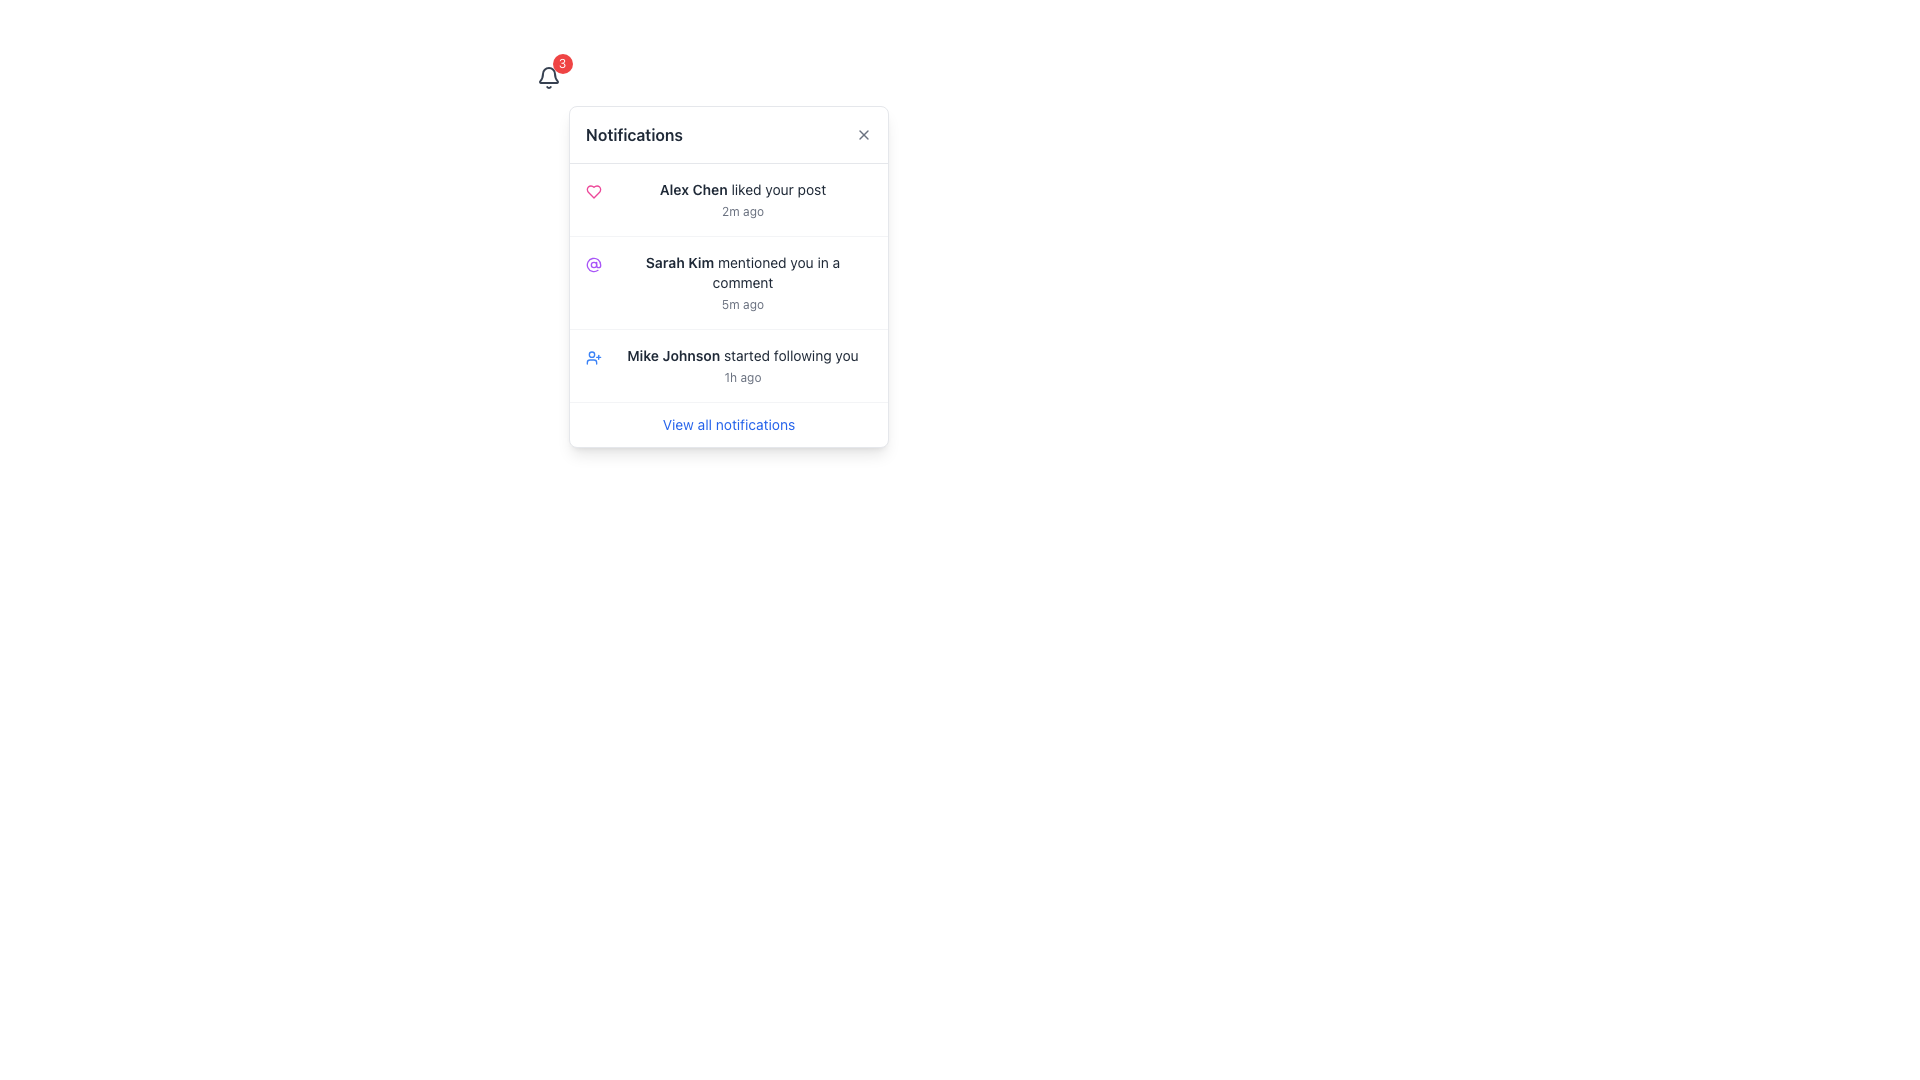 The image size is (1920, 1080). Describe the element at coordinates (593, 264) in the screenshot. I see `the purple '@' icon located` at that location.